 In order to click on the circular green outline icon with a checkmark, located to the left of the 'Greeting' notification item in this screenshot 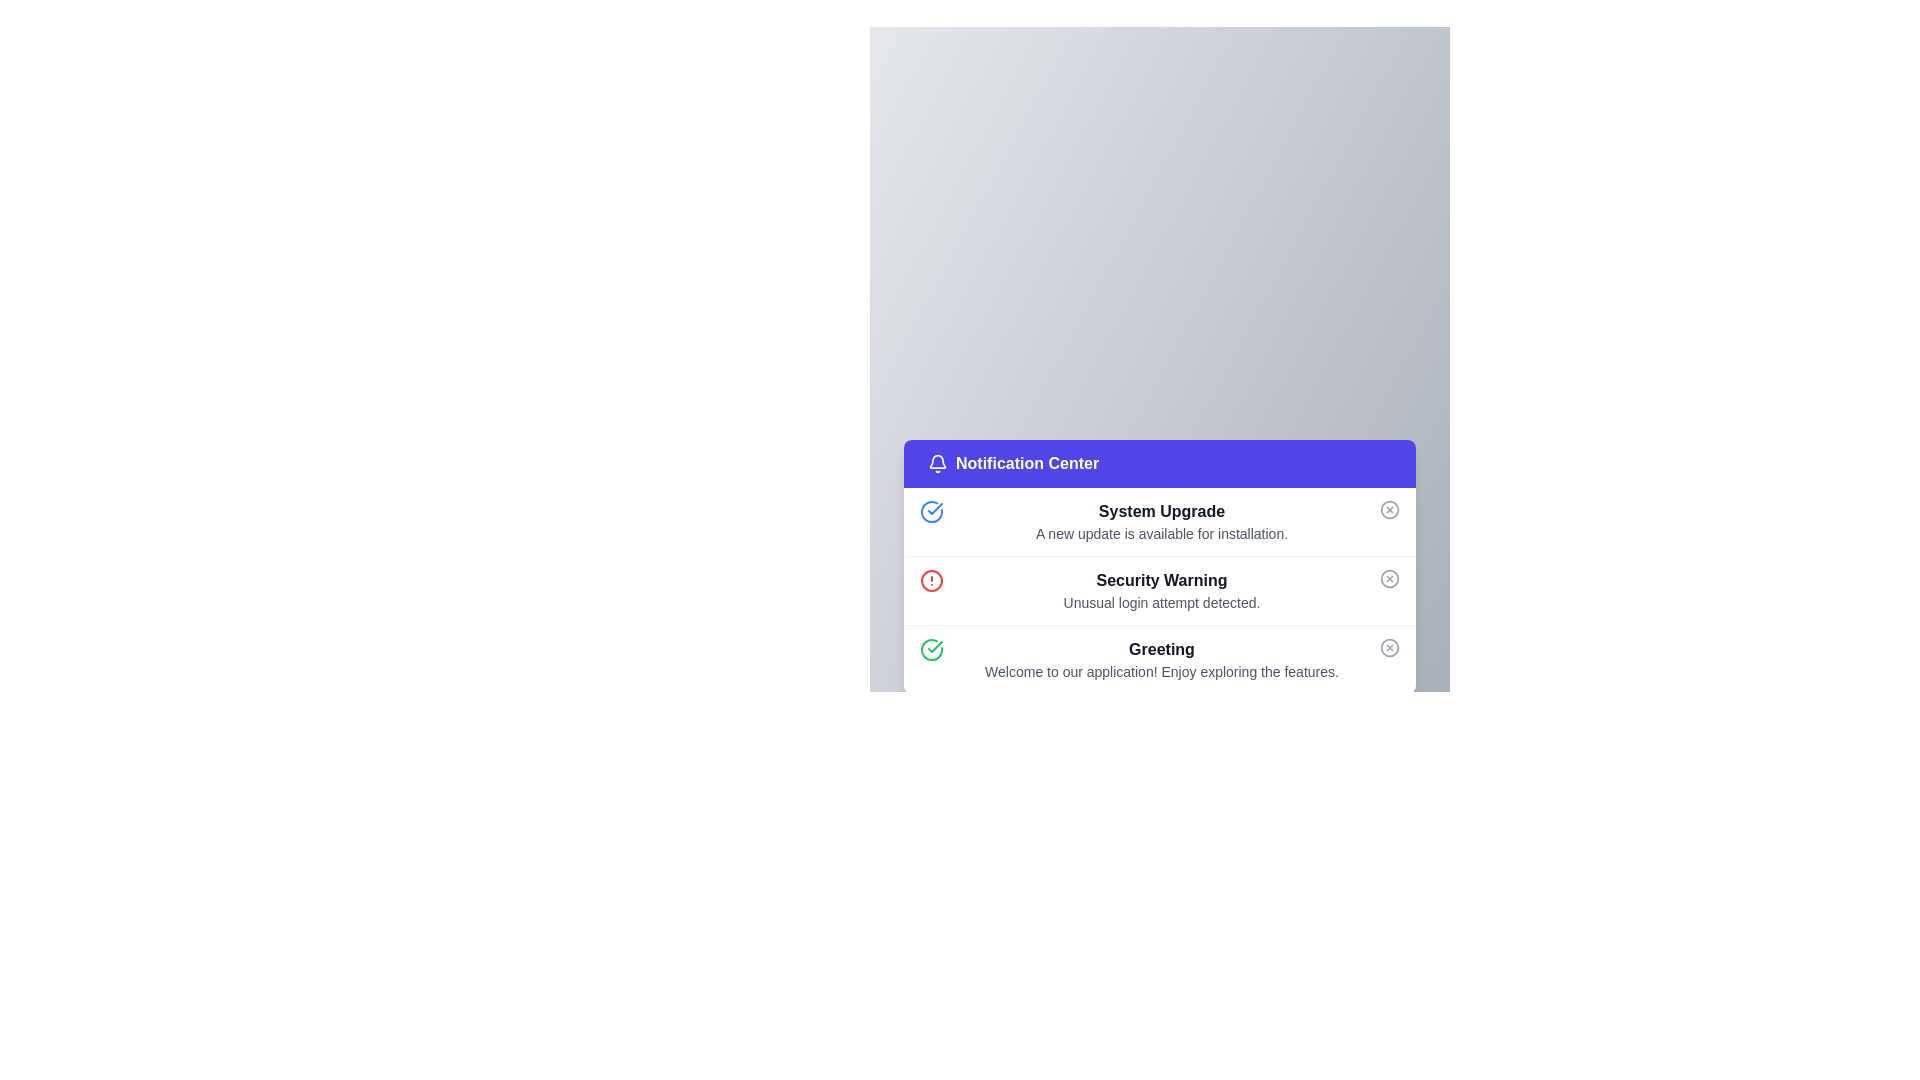, I will do `click(930, 650)`.